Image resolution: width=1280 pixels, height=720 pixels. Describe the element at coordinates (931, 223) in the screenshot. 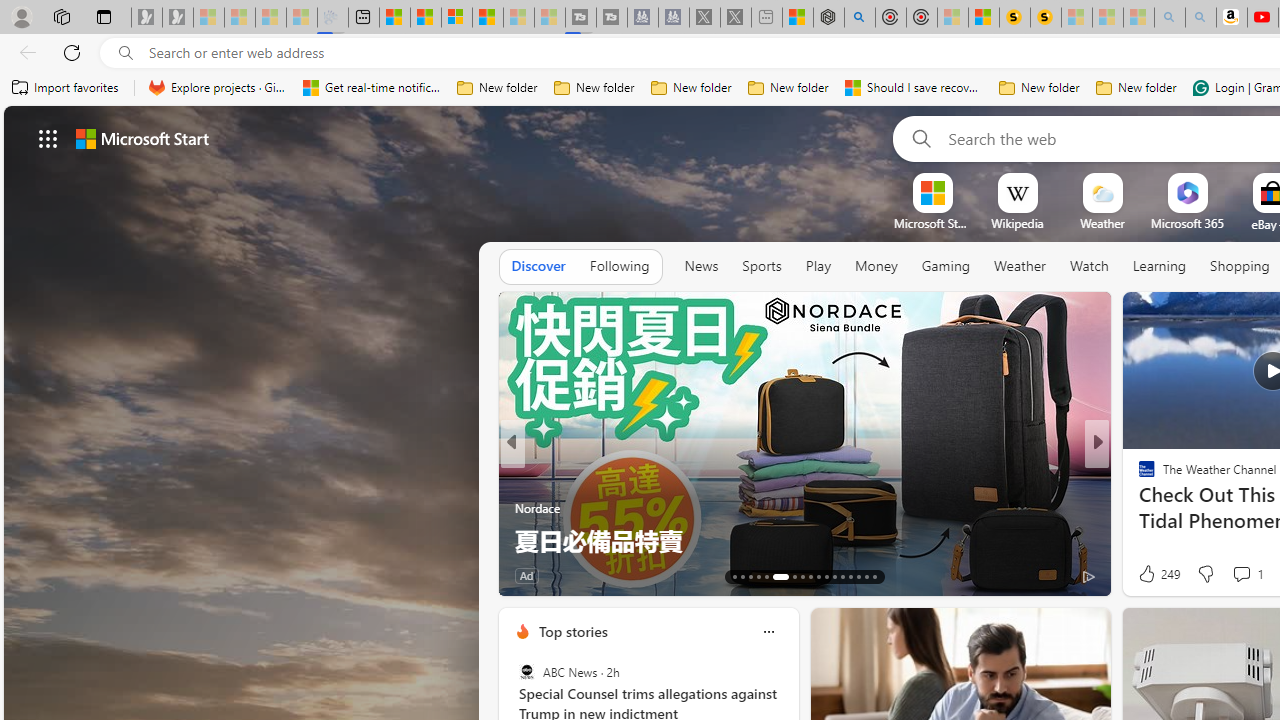

I see `'Microsoft Start Sports'` at that location.